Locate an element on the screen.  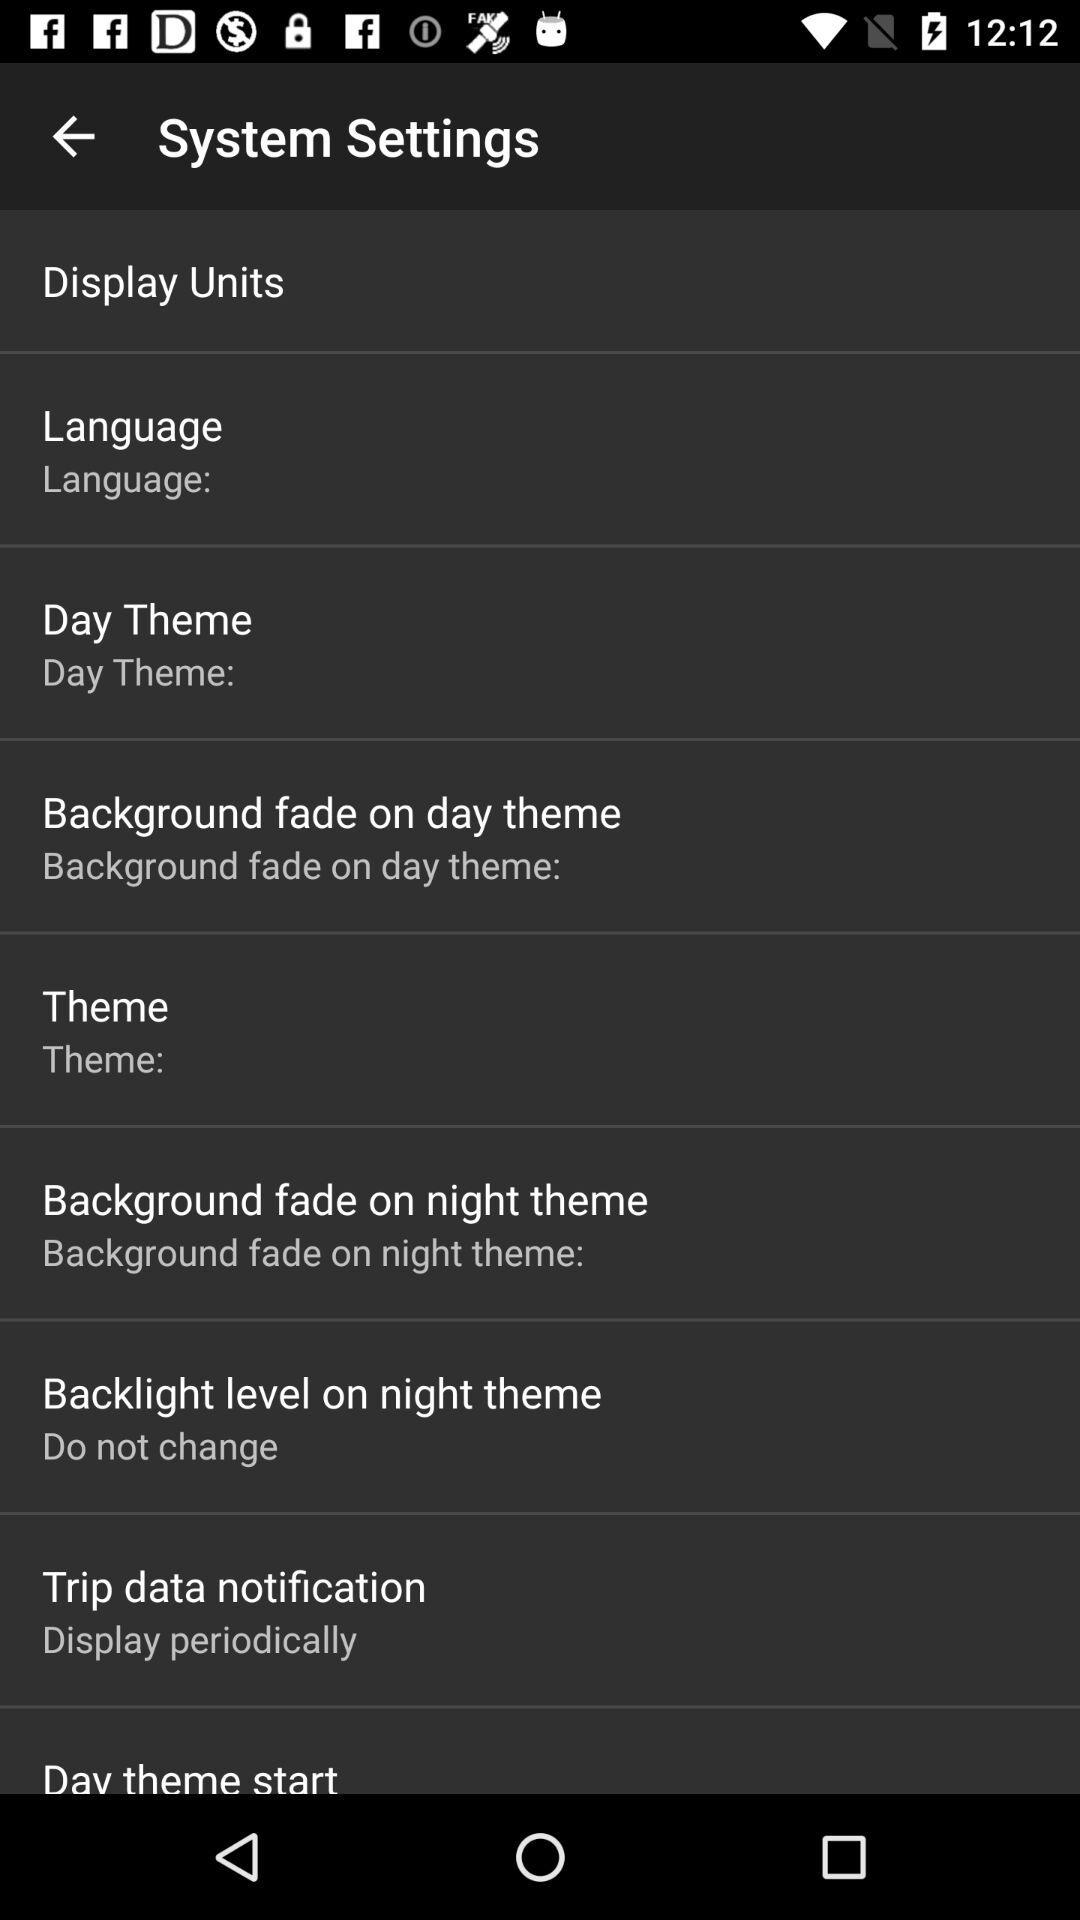
item above the trip data notification icon is located at coordinates (159, 1445).